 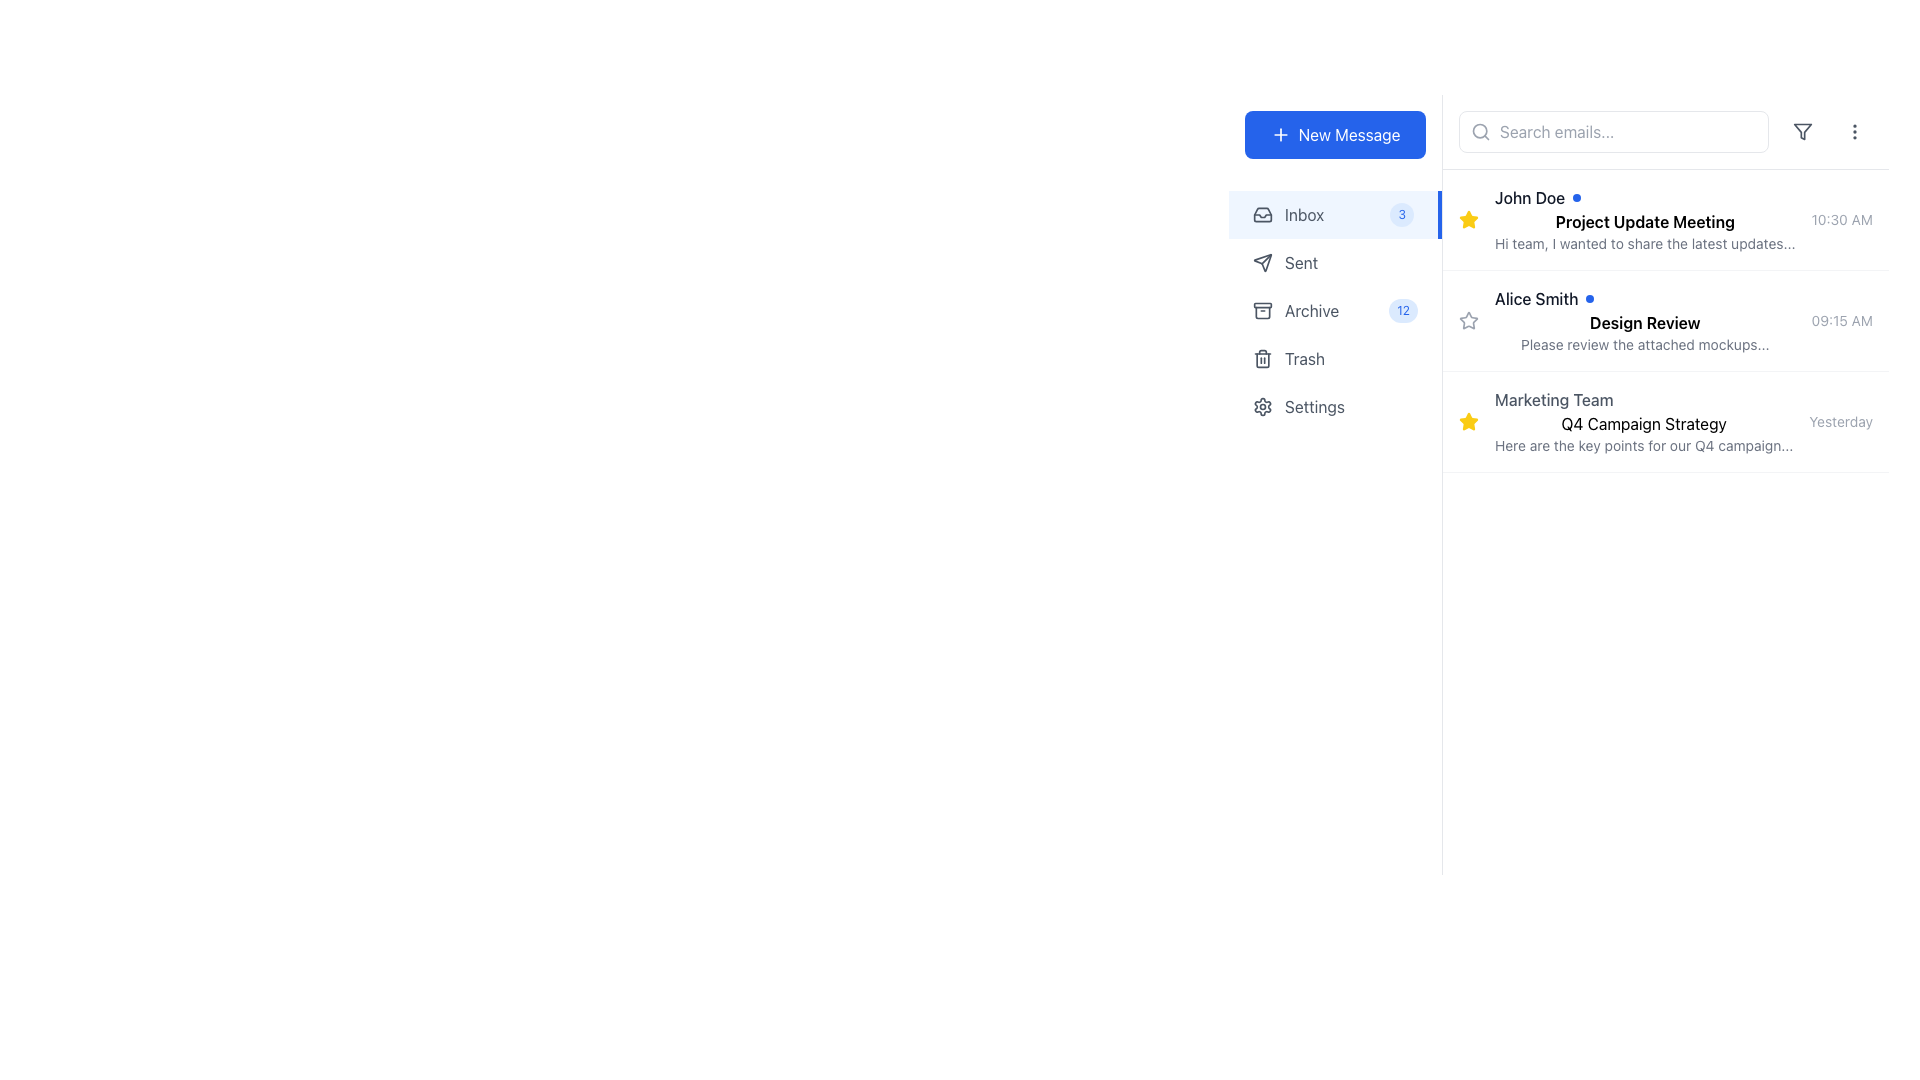 What do you see at coordinates (1529, 197) in the screenshot?
I see `the text label representing the sender's name for the first email entry in the list, which is located between a star icon and a blue dot indicator` at bounding box center [1529, 197].